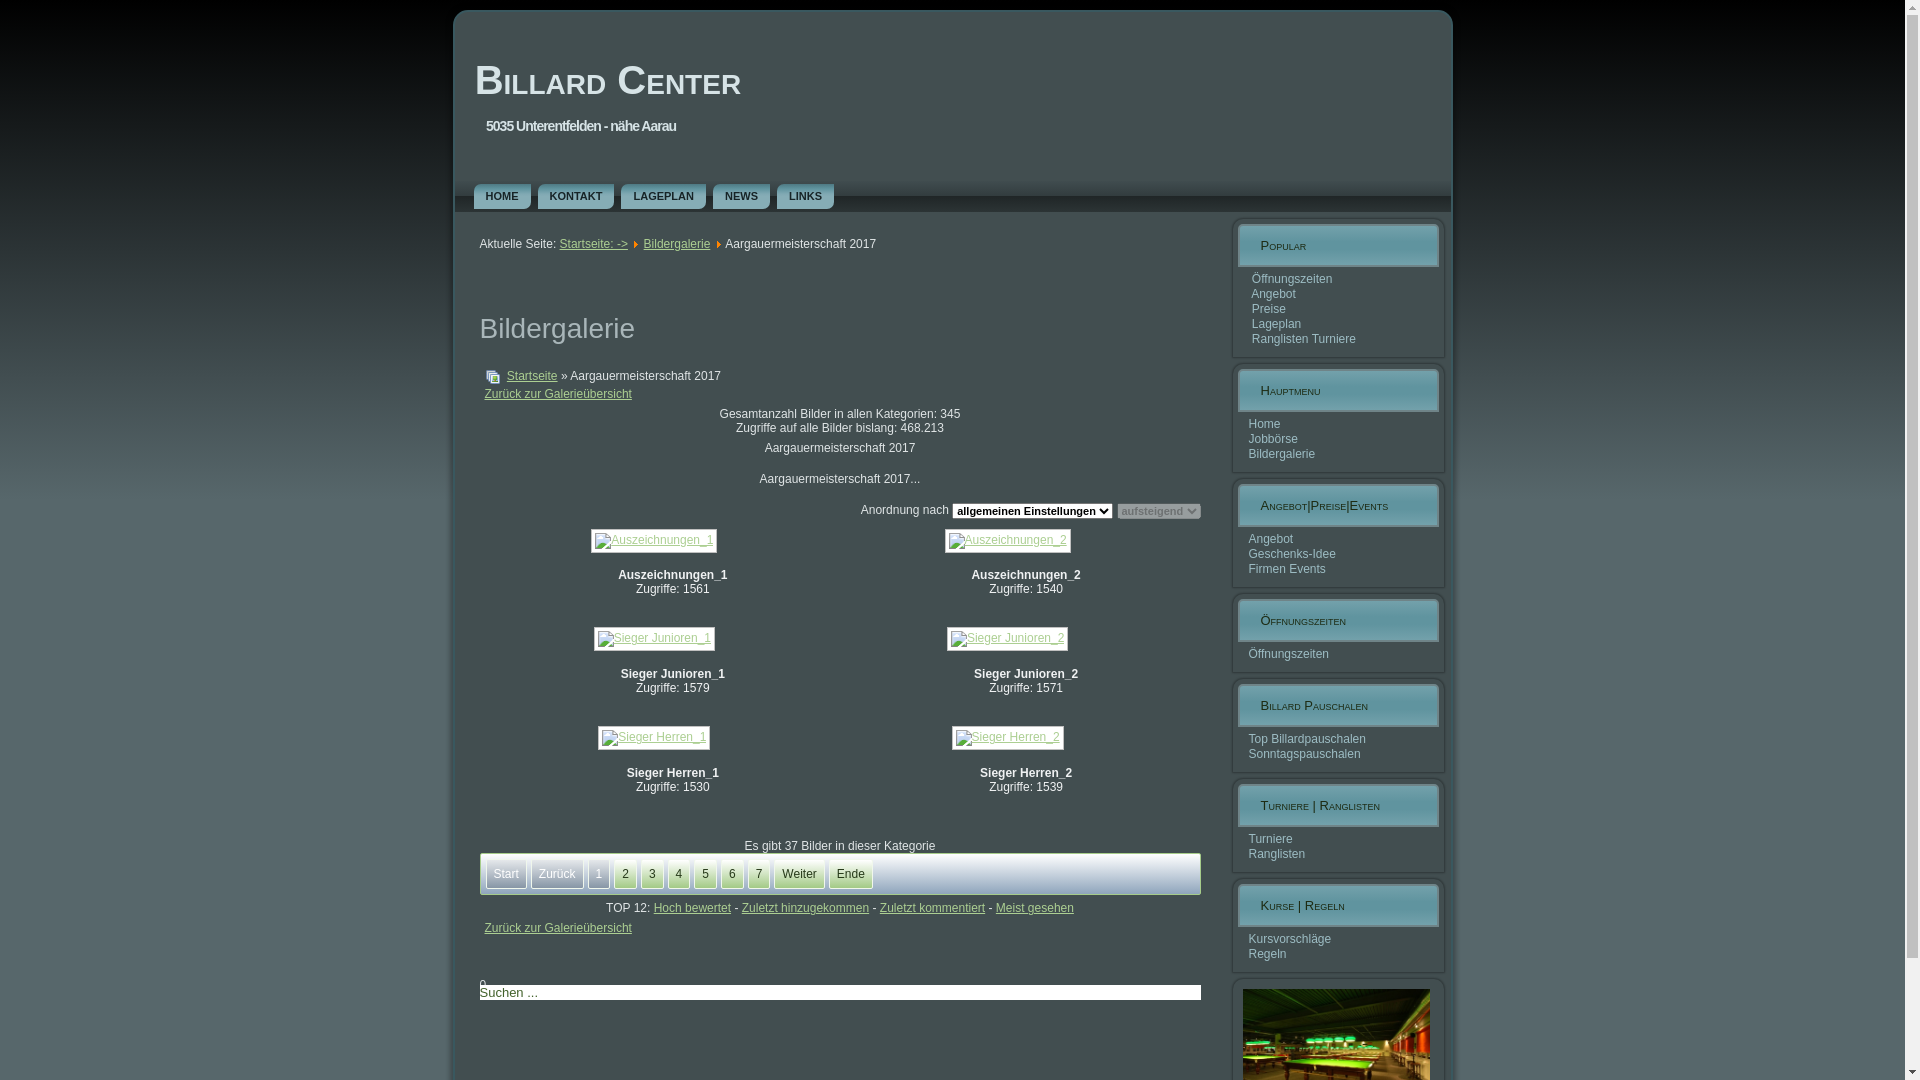  What do you see at coordinates (1304, 338) in the screenshot?
I see `'Ranglisten Turniere'` at bounding box center [1304, 338].